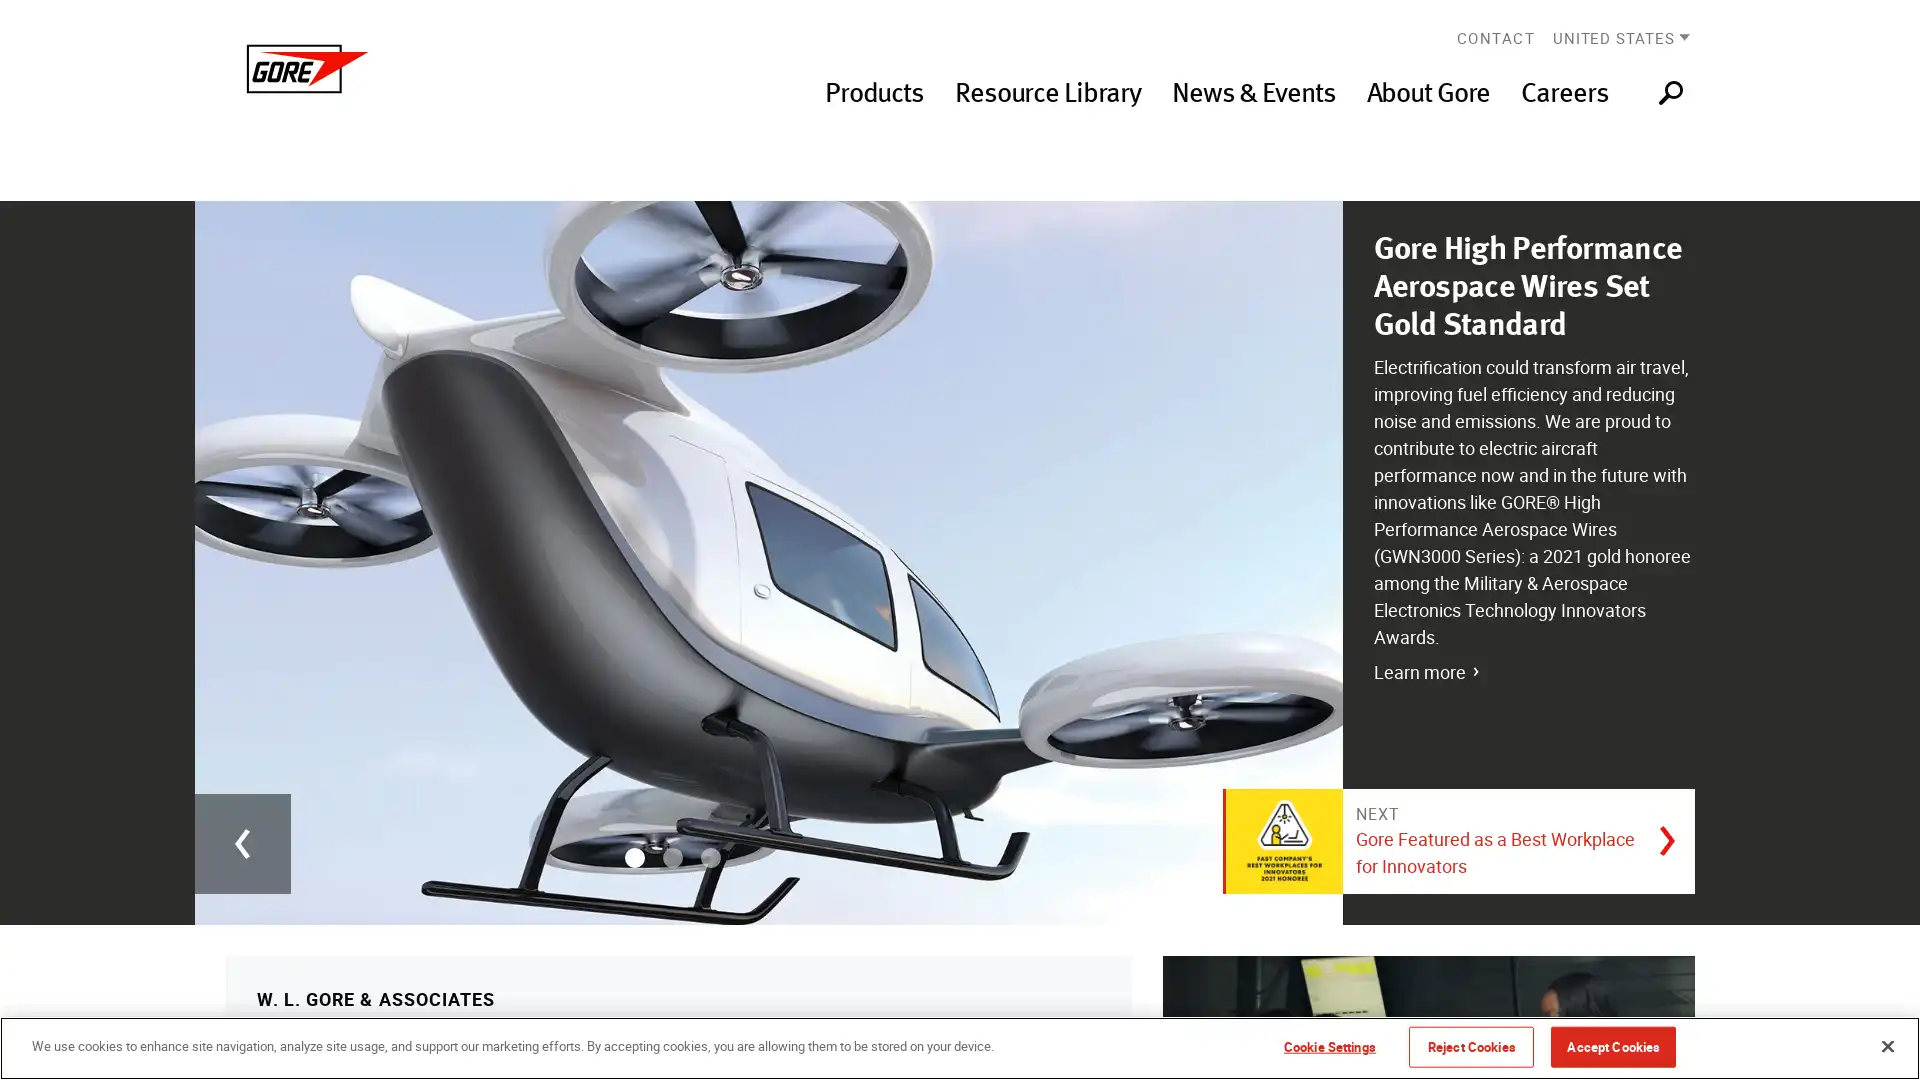 The width and height of the screenshot is (1920, 1080). Describe the element at coordinates (710, 855) in the screenshot. I see `GO TO SLIDE 3` at that location.